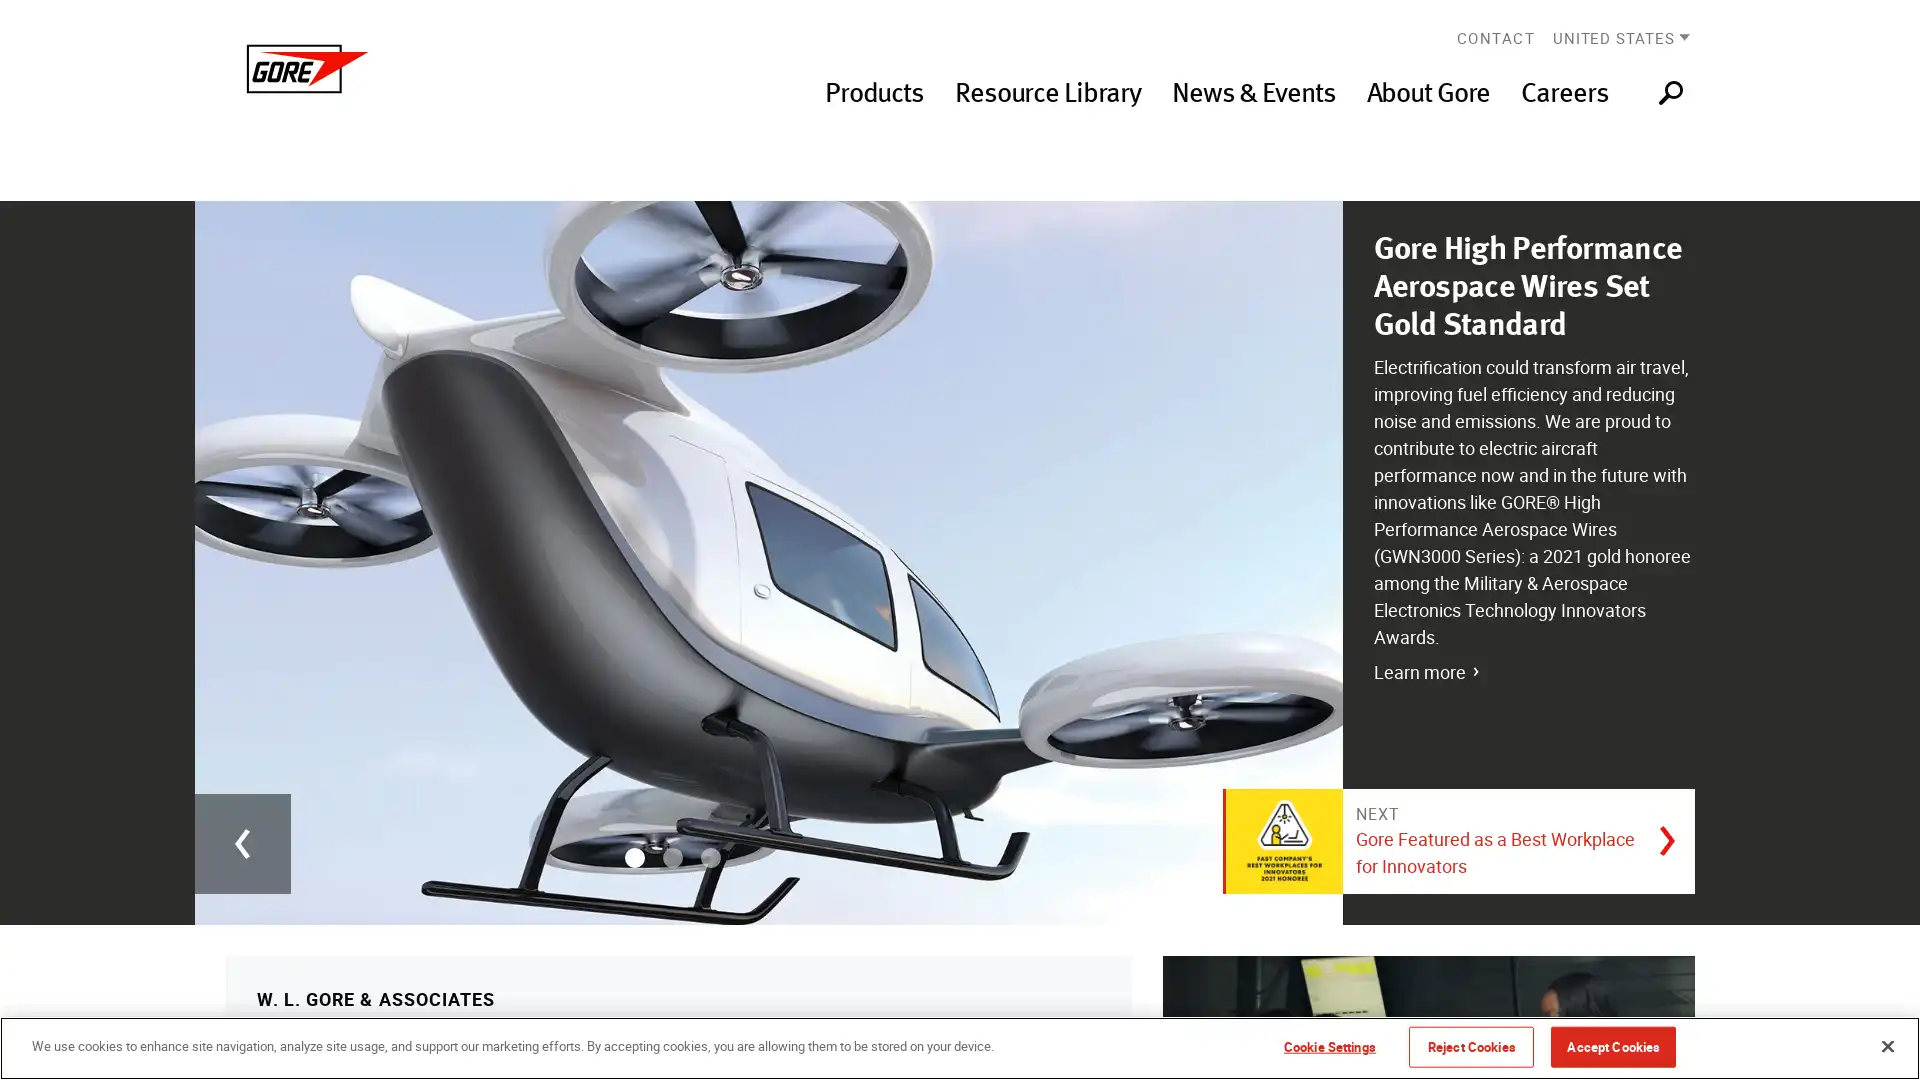 The width and height of the screenshot is (1920, 1080). Describe the element at coordinates (710, 855) in the screenshot. I see `GO TO SLIDE 3` at that location.